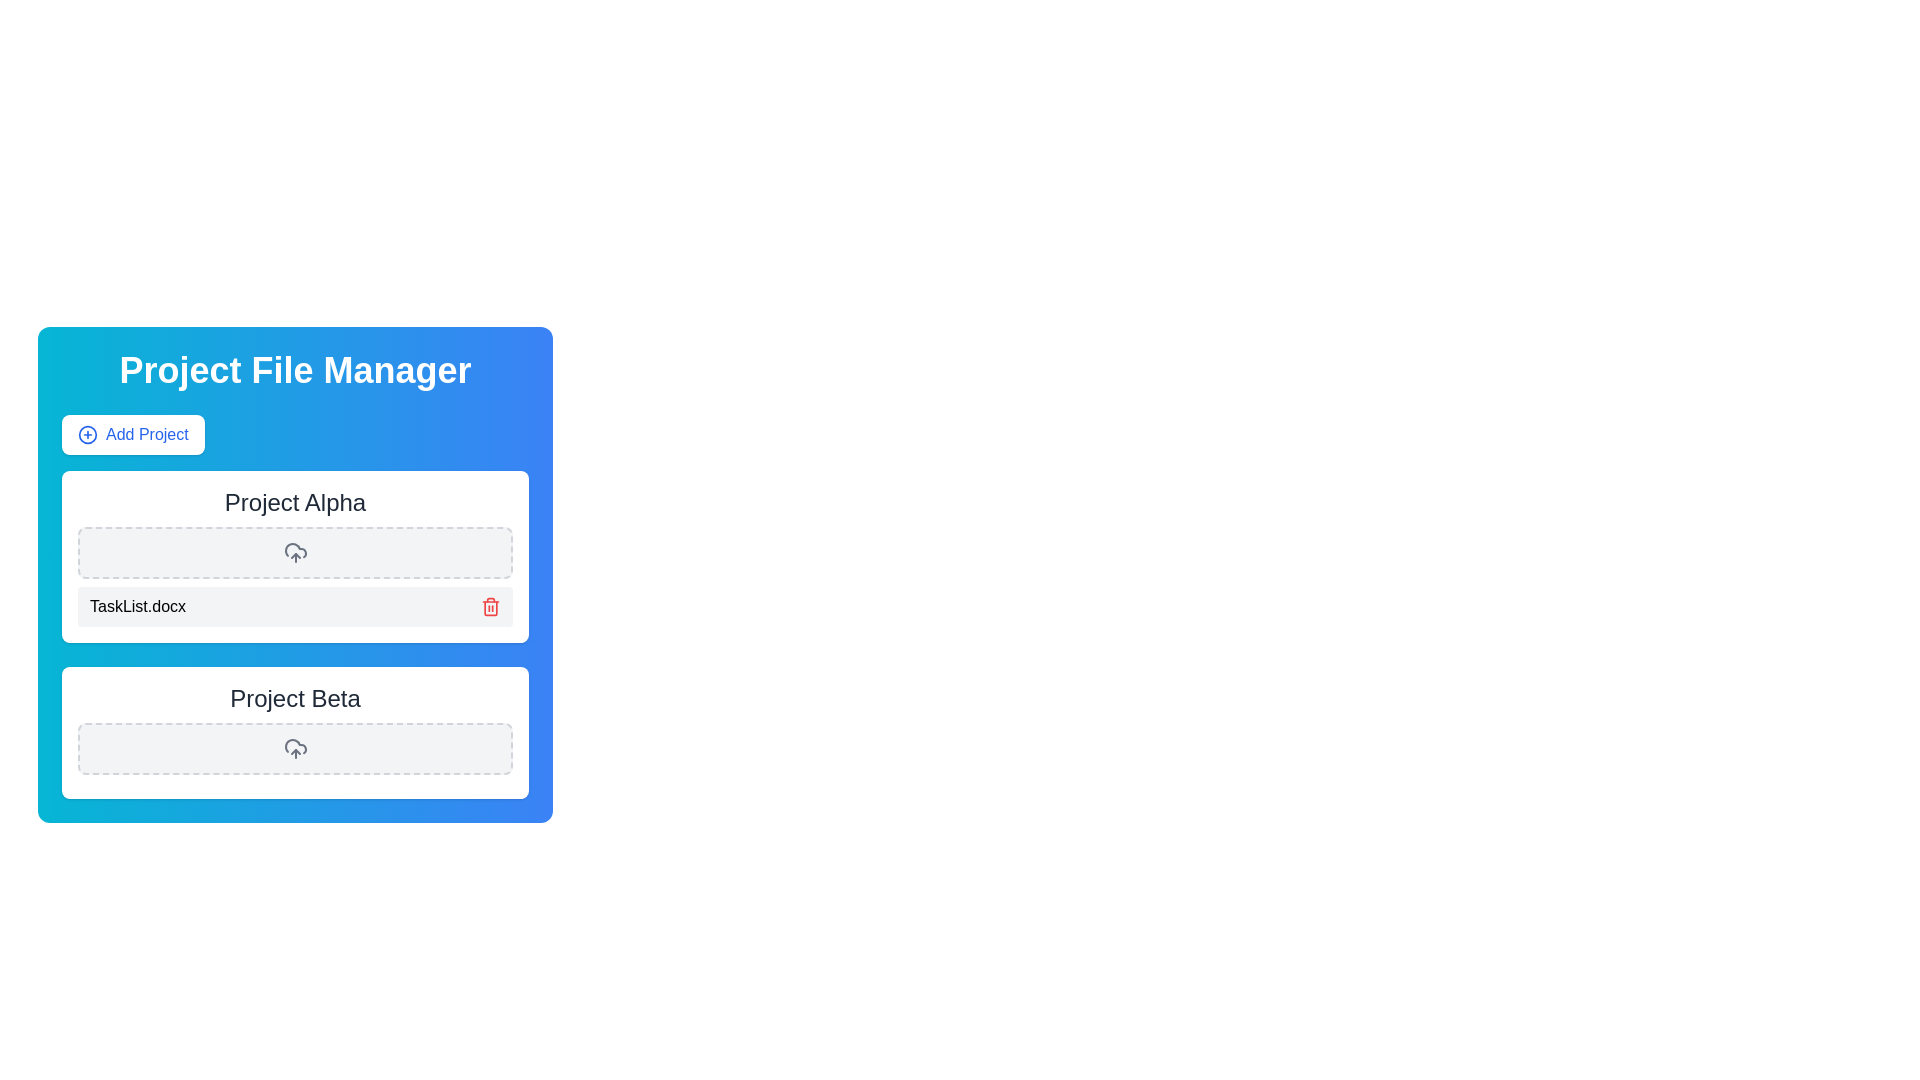 The height and width of the screenshot is (1080, 1920). What do you see at coordinates (294, 748) in the screenshot?
I see `the cloud upload icon in the 'Project Beta' section` at bounding box center [294, 748].